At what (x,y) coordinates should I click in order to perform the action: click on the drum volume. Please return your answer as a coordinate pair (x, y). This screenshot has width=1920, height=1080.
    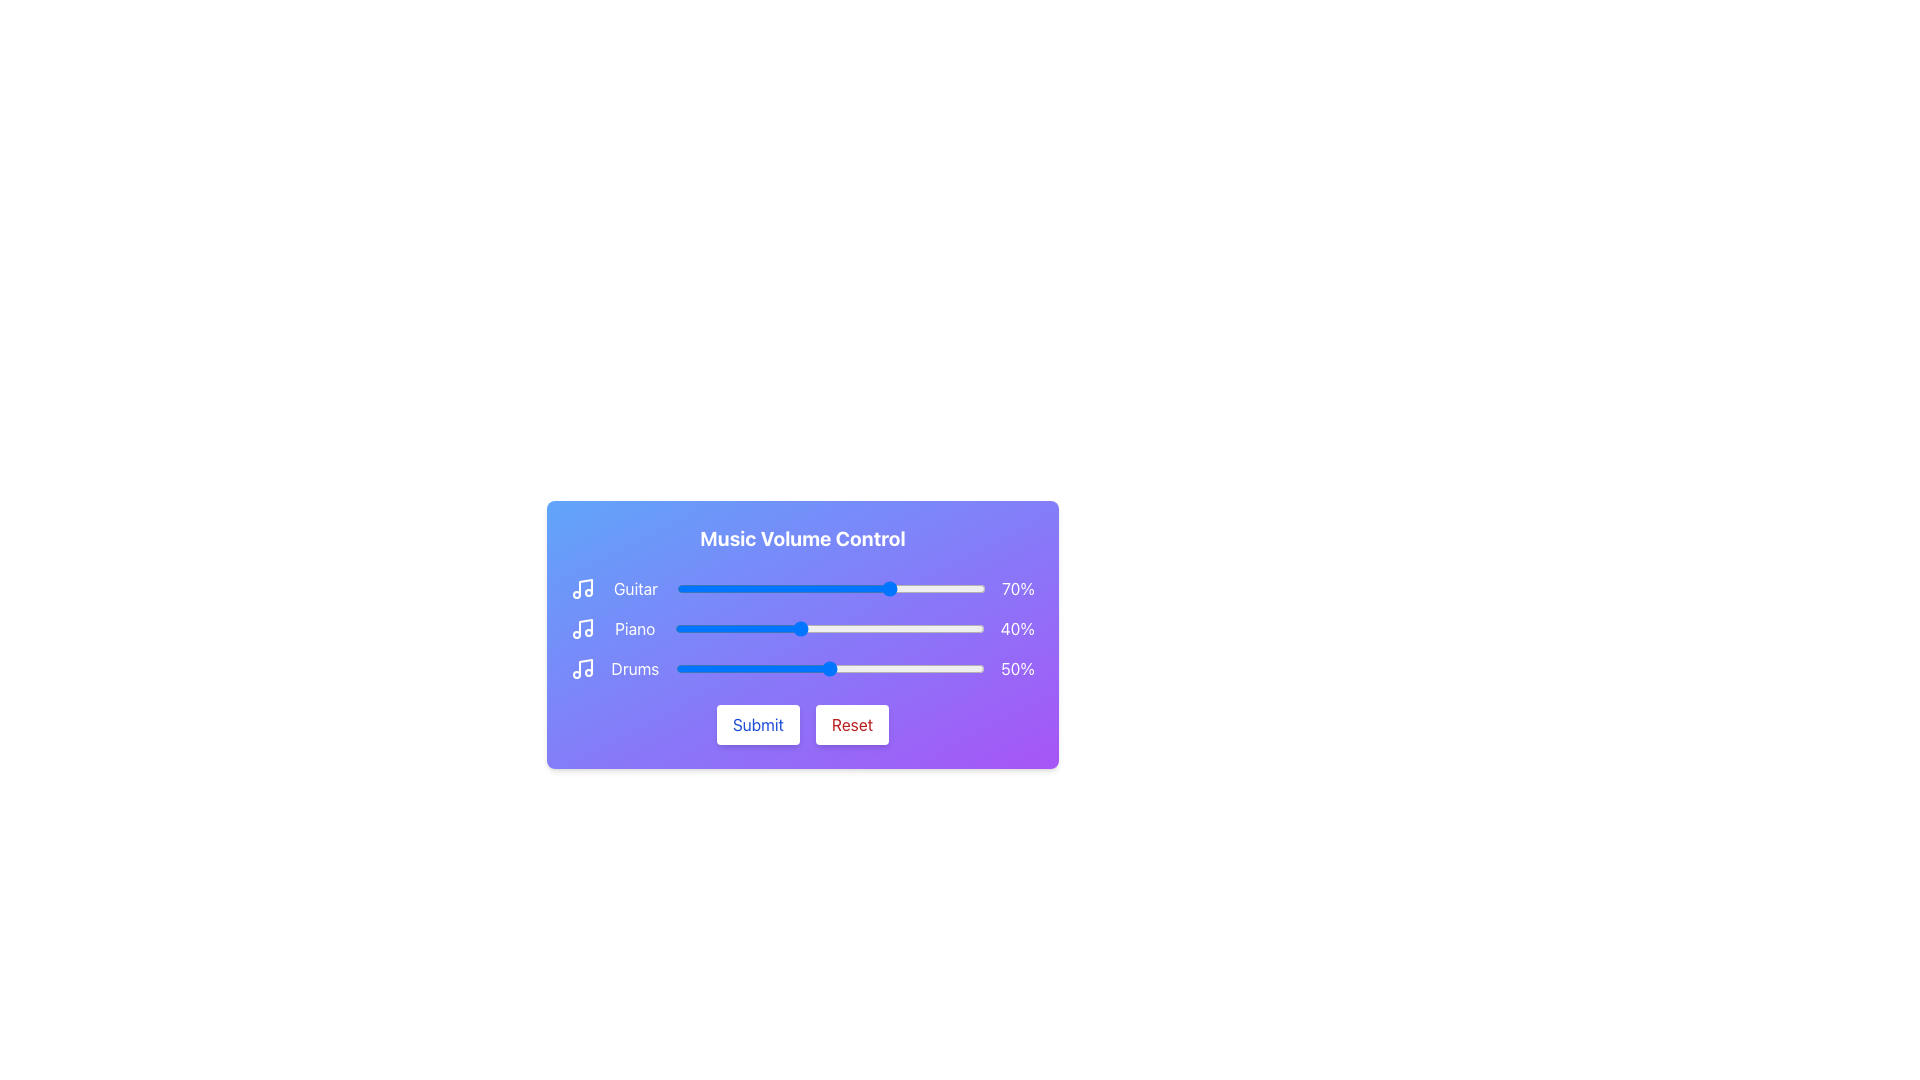
    Looking at the image, I should click on (972, 668).